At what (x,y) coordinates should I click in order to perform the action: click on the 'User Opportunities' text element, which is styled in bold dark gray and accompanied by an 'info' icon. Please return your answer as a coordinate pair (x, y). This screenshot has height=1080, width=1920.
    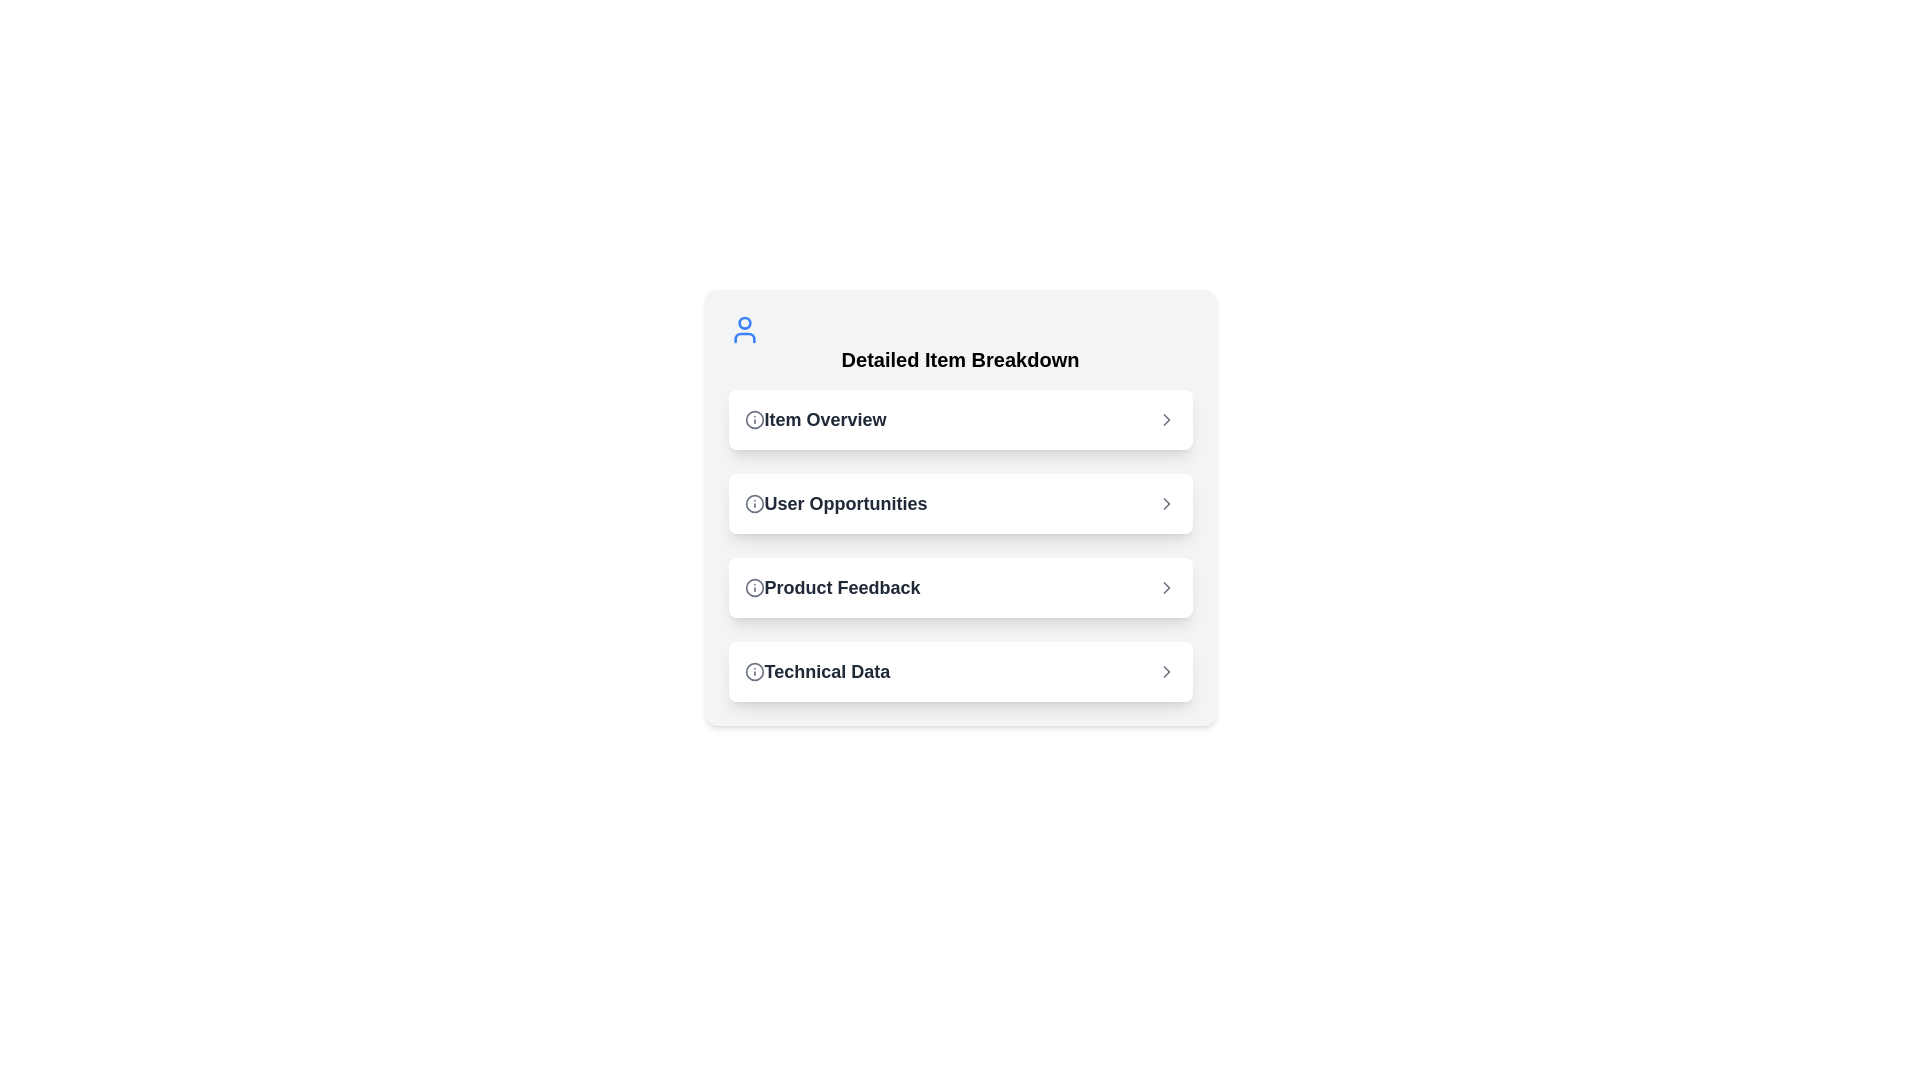
    Looking at the image, I should click on (835, 503).